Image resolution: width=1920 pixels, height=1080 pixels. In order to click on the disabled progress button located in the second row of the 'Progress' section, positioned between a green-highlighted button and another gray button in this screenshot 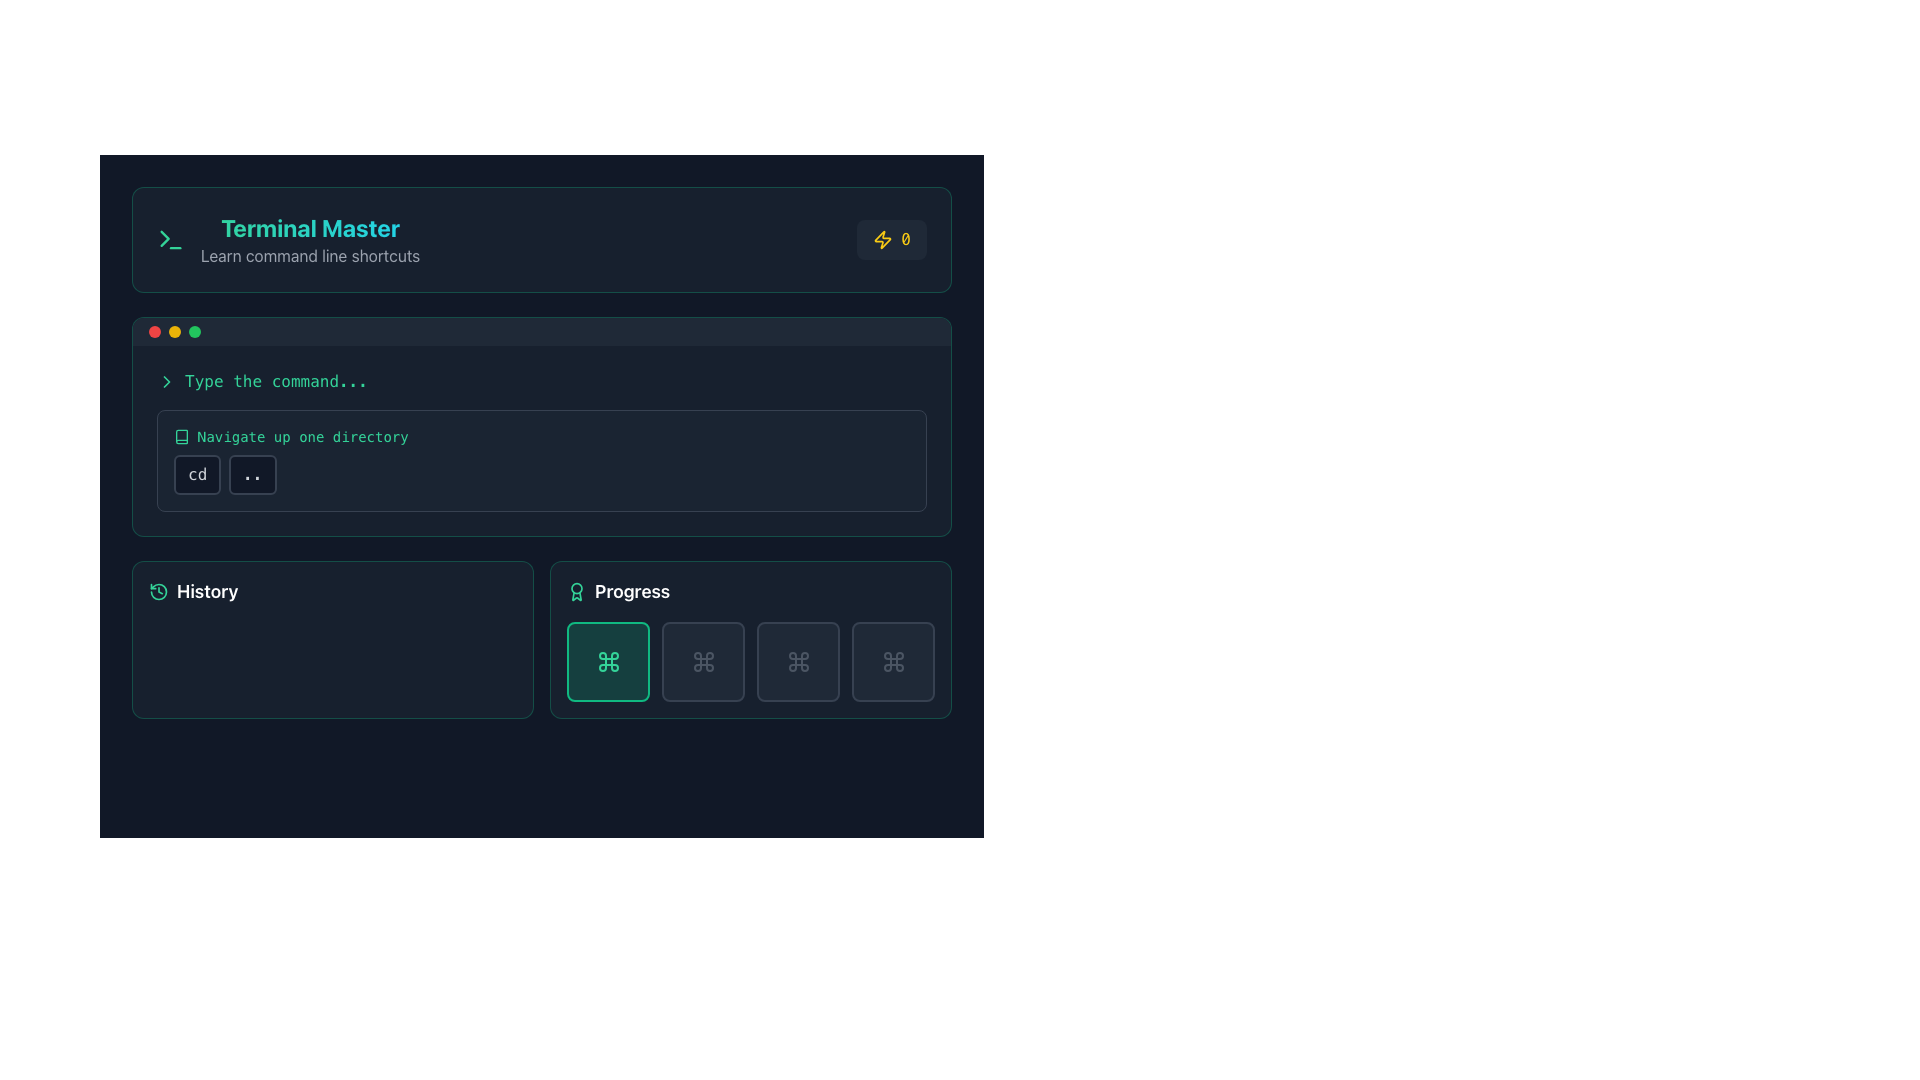, I will do `click(703, 662)`.